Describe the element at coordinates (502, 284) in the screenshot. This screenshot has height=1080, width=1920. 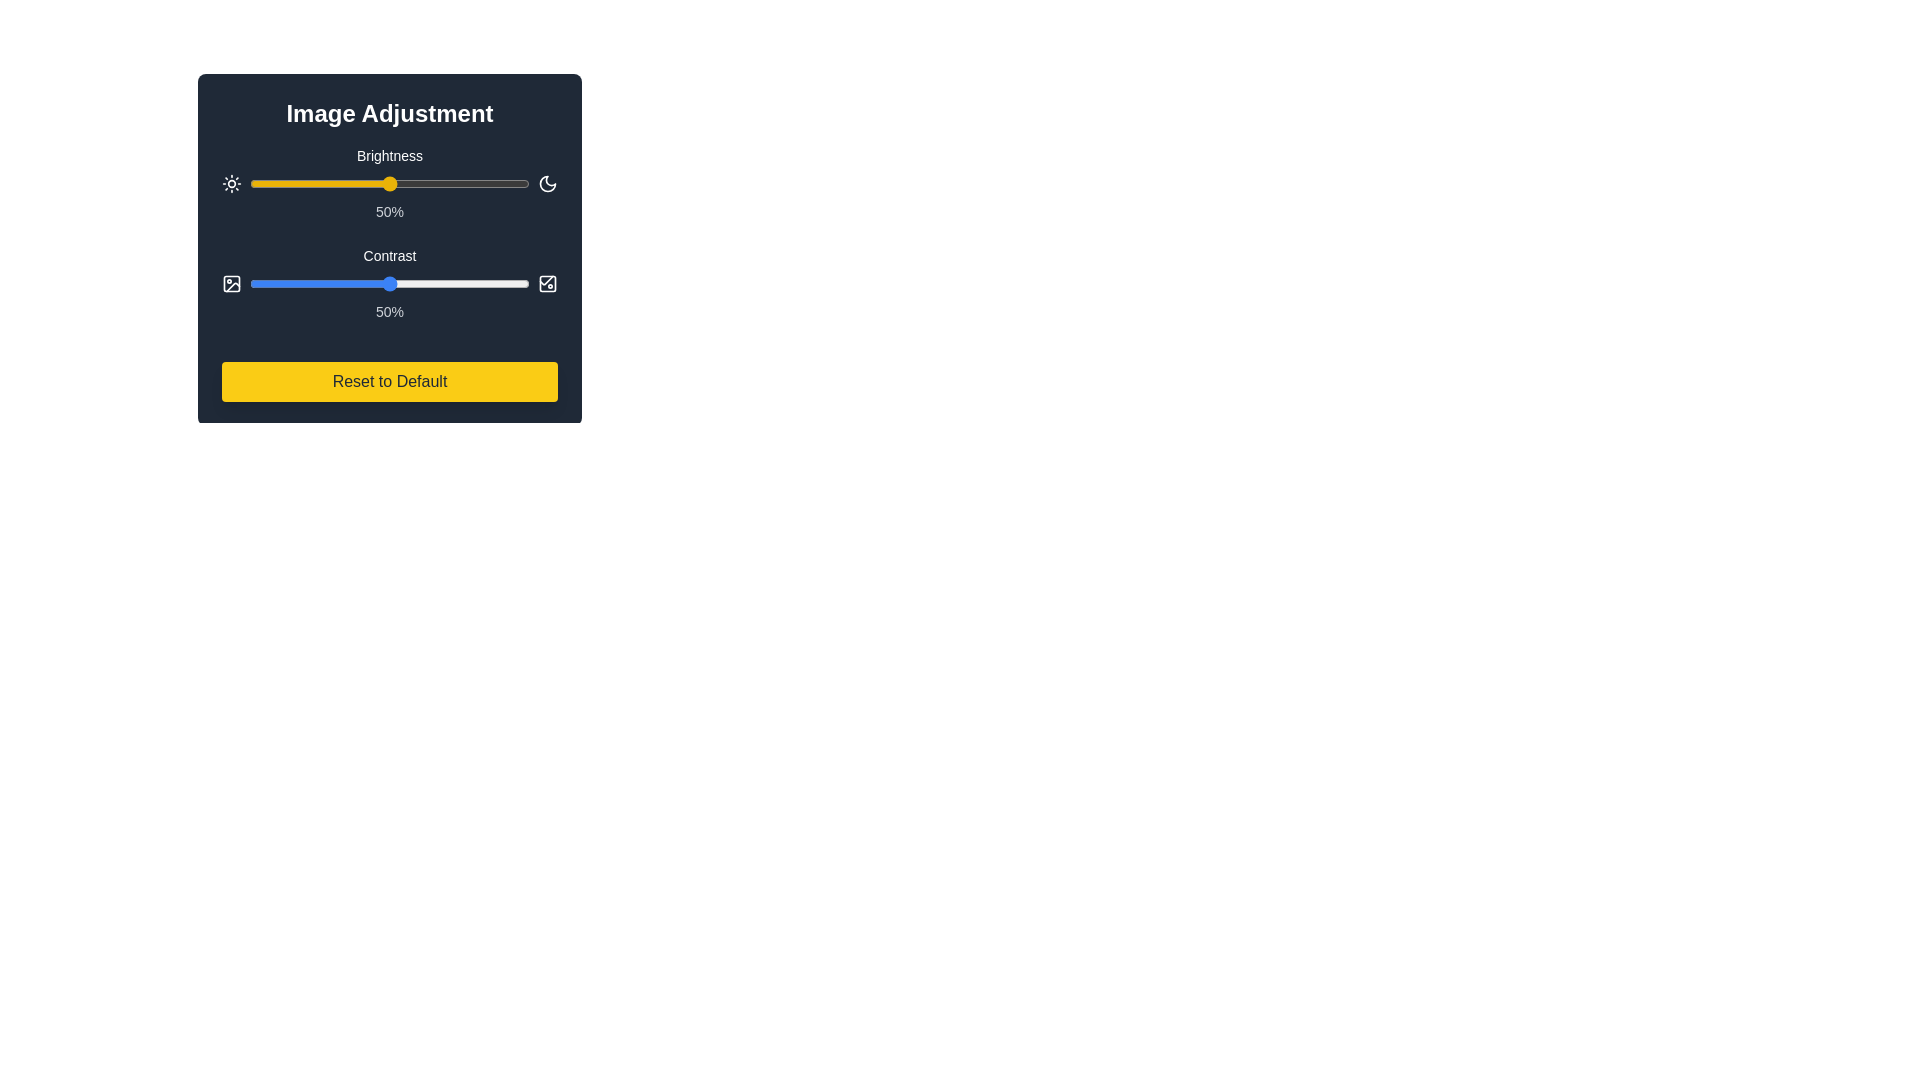
I see `contrast` at that location.